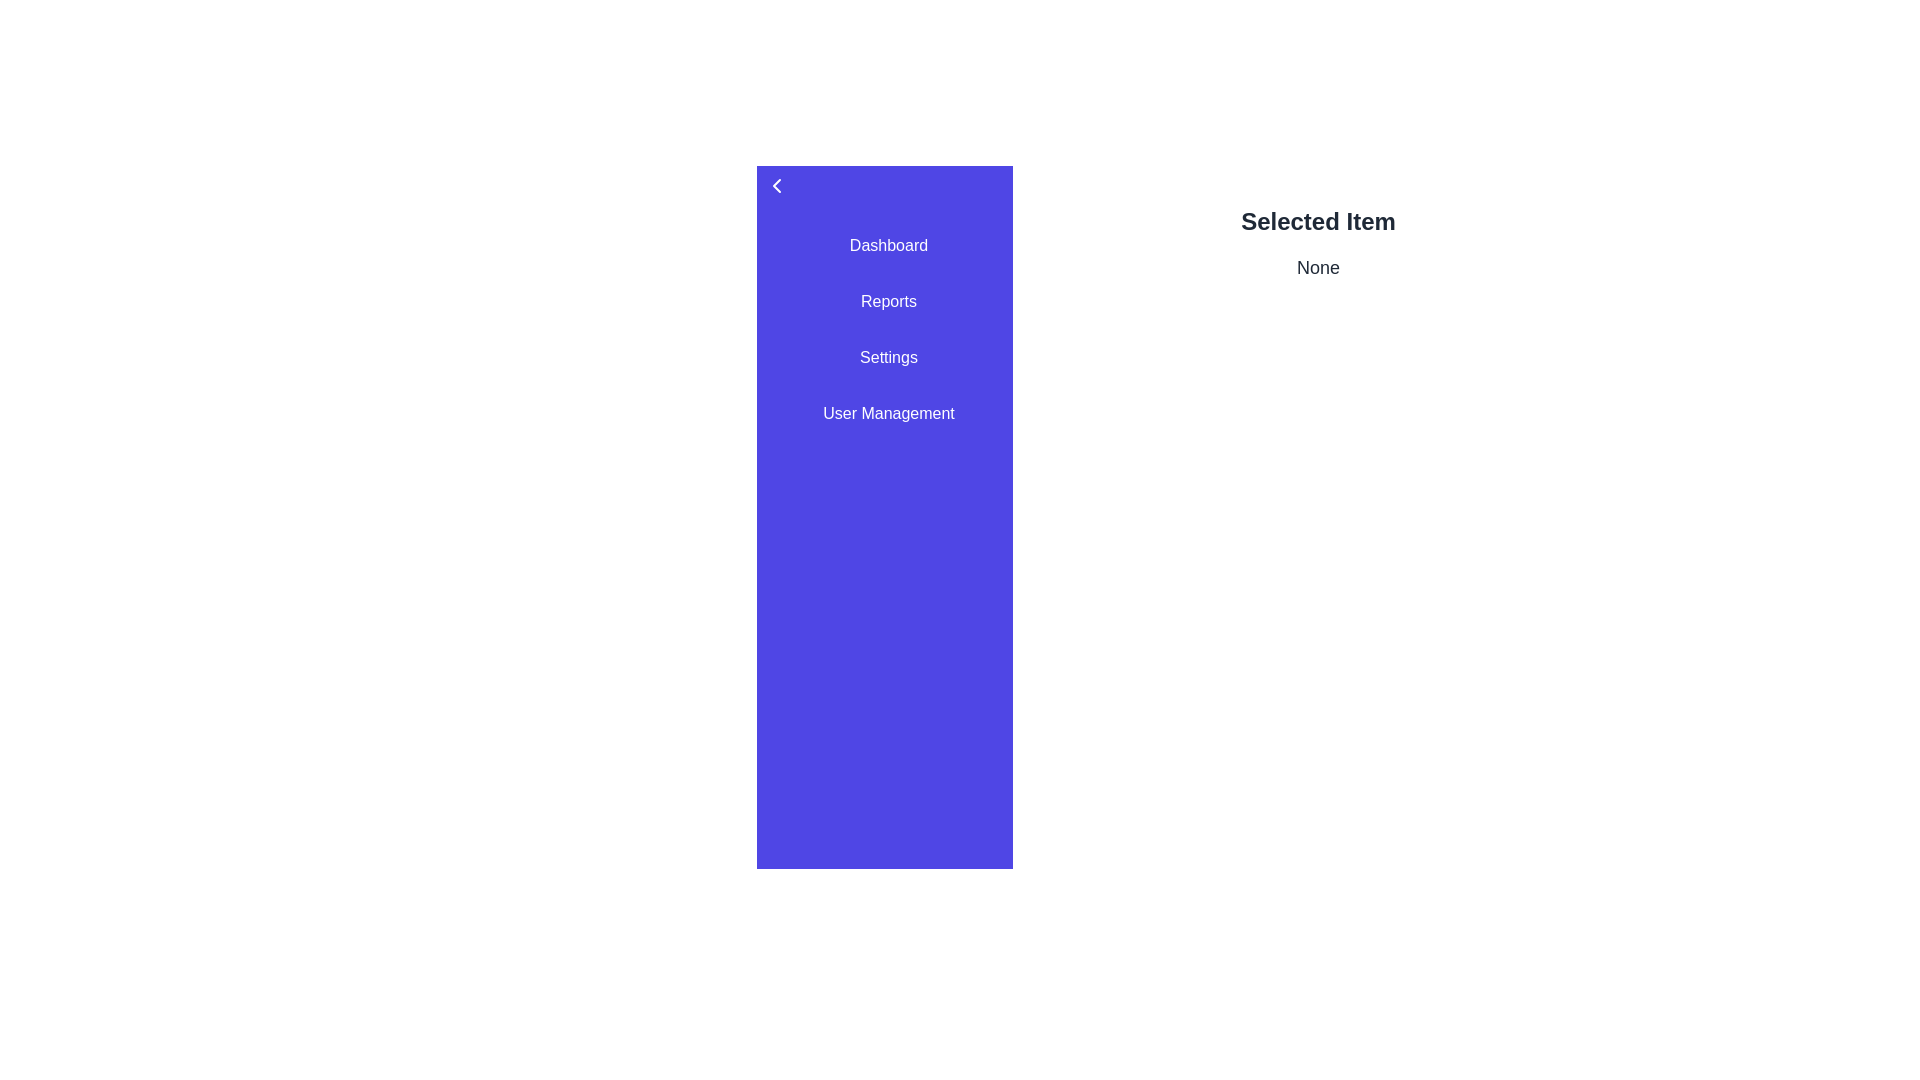 The width and height of the screenshot is (1920, 1080). What do you see at coordinates (776, 185) in the screenshot?
I see `the left-pointing chevron icon within the blue sidebar section of the interface` at bounding box center [776, 185].